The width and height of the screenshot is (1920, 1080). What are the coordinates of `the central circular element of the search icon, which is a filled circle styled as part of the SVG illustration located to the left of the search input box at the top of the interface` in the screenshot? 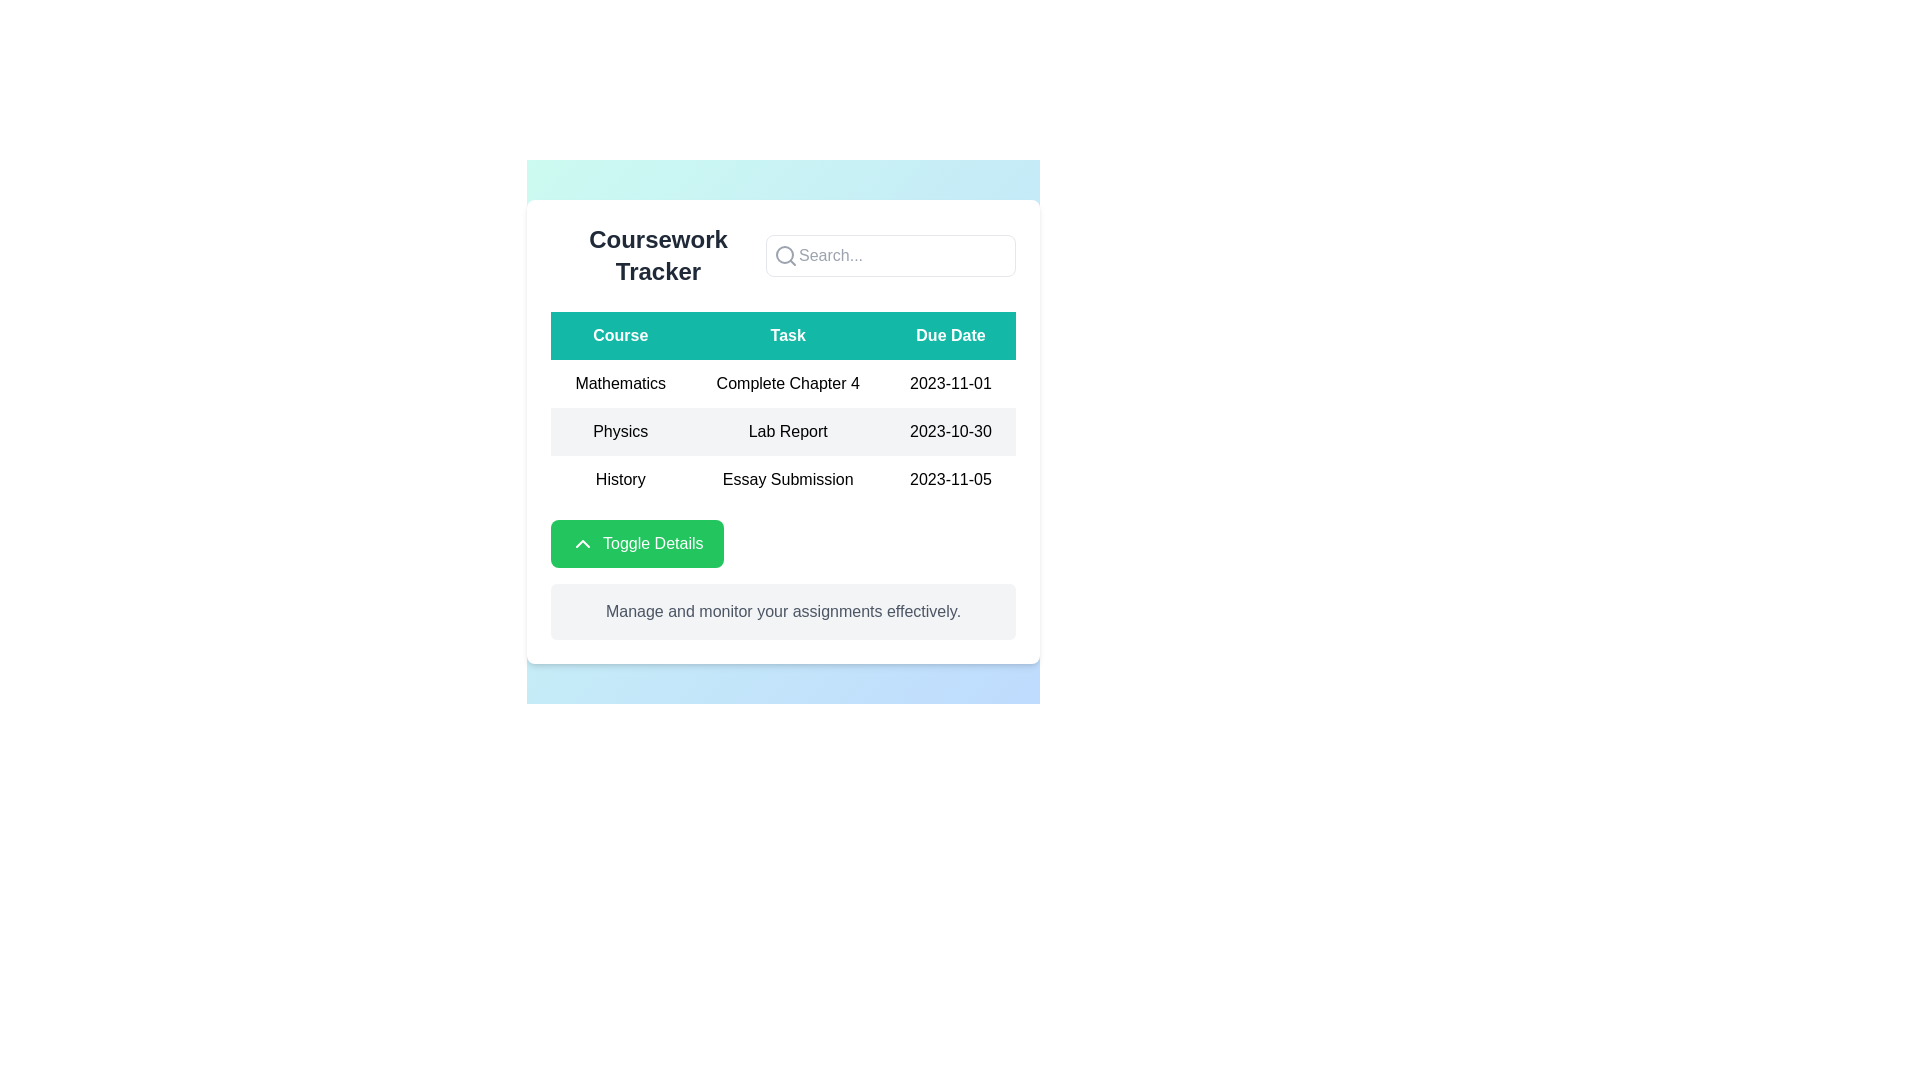 It's located at (784, 253).